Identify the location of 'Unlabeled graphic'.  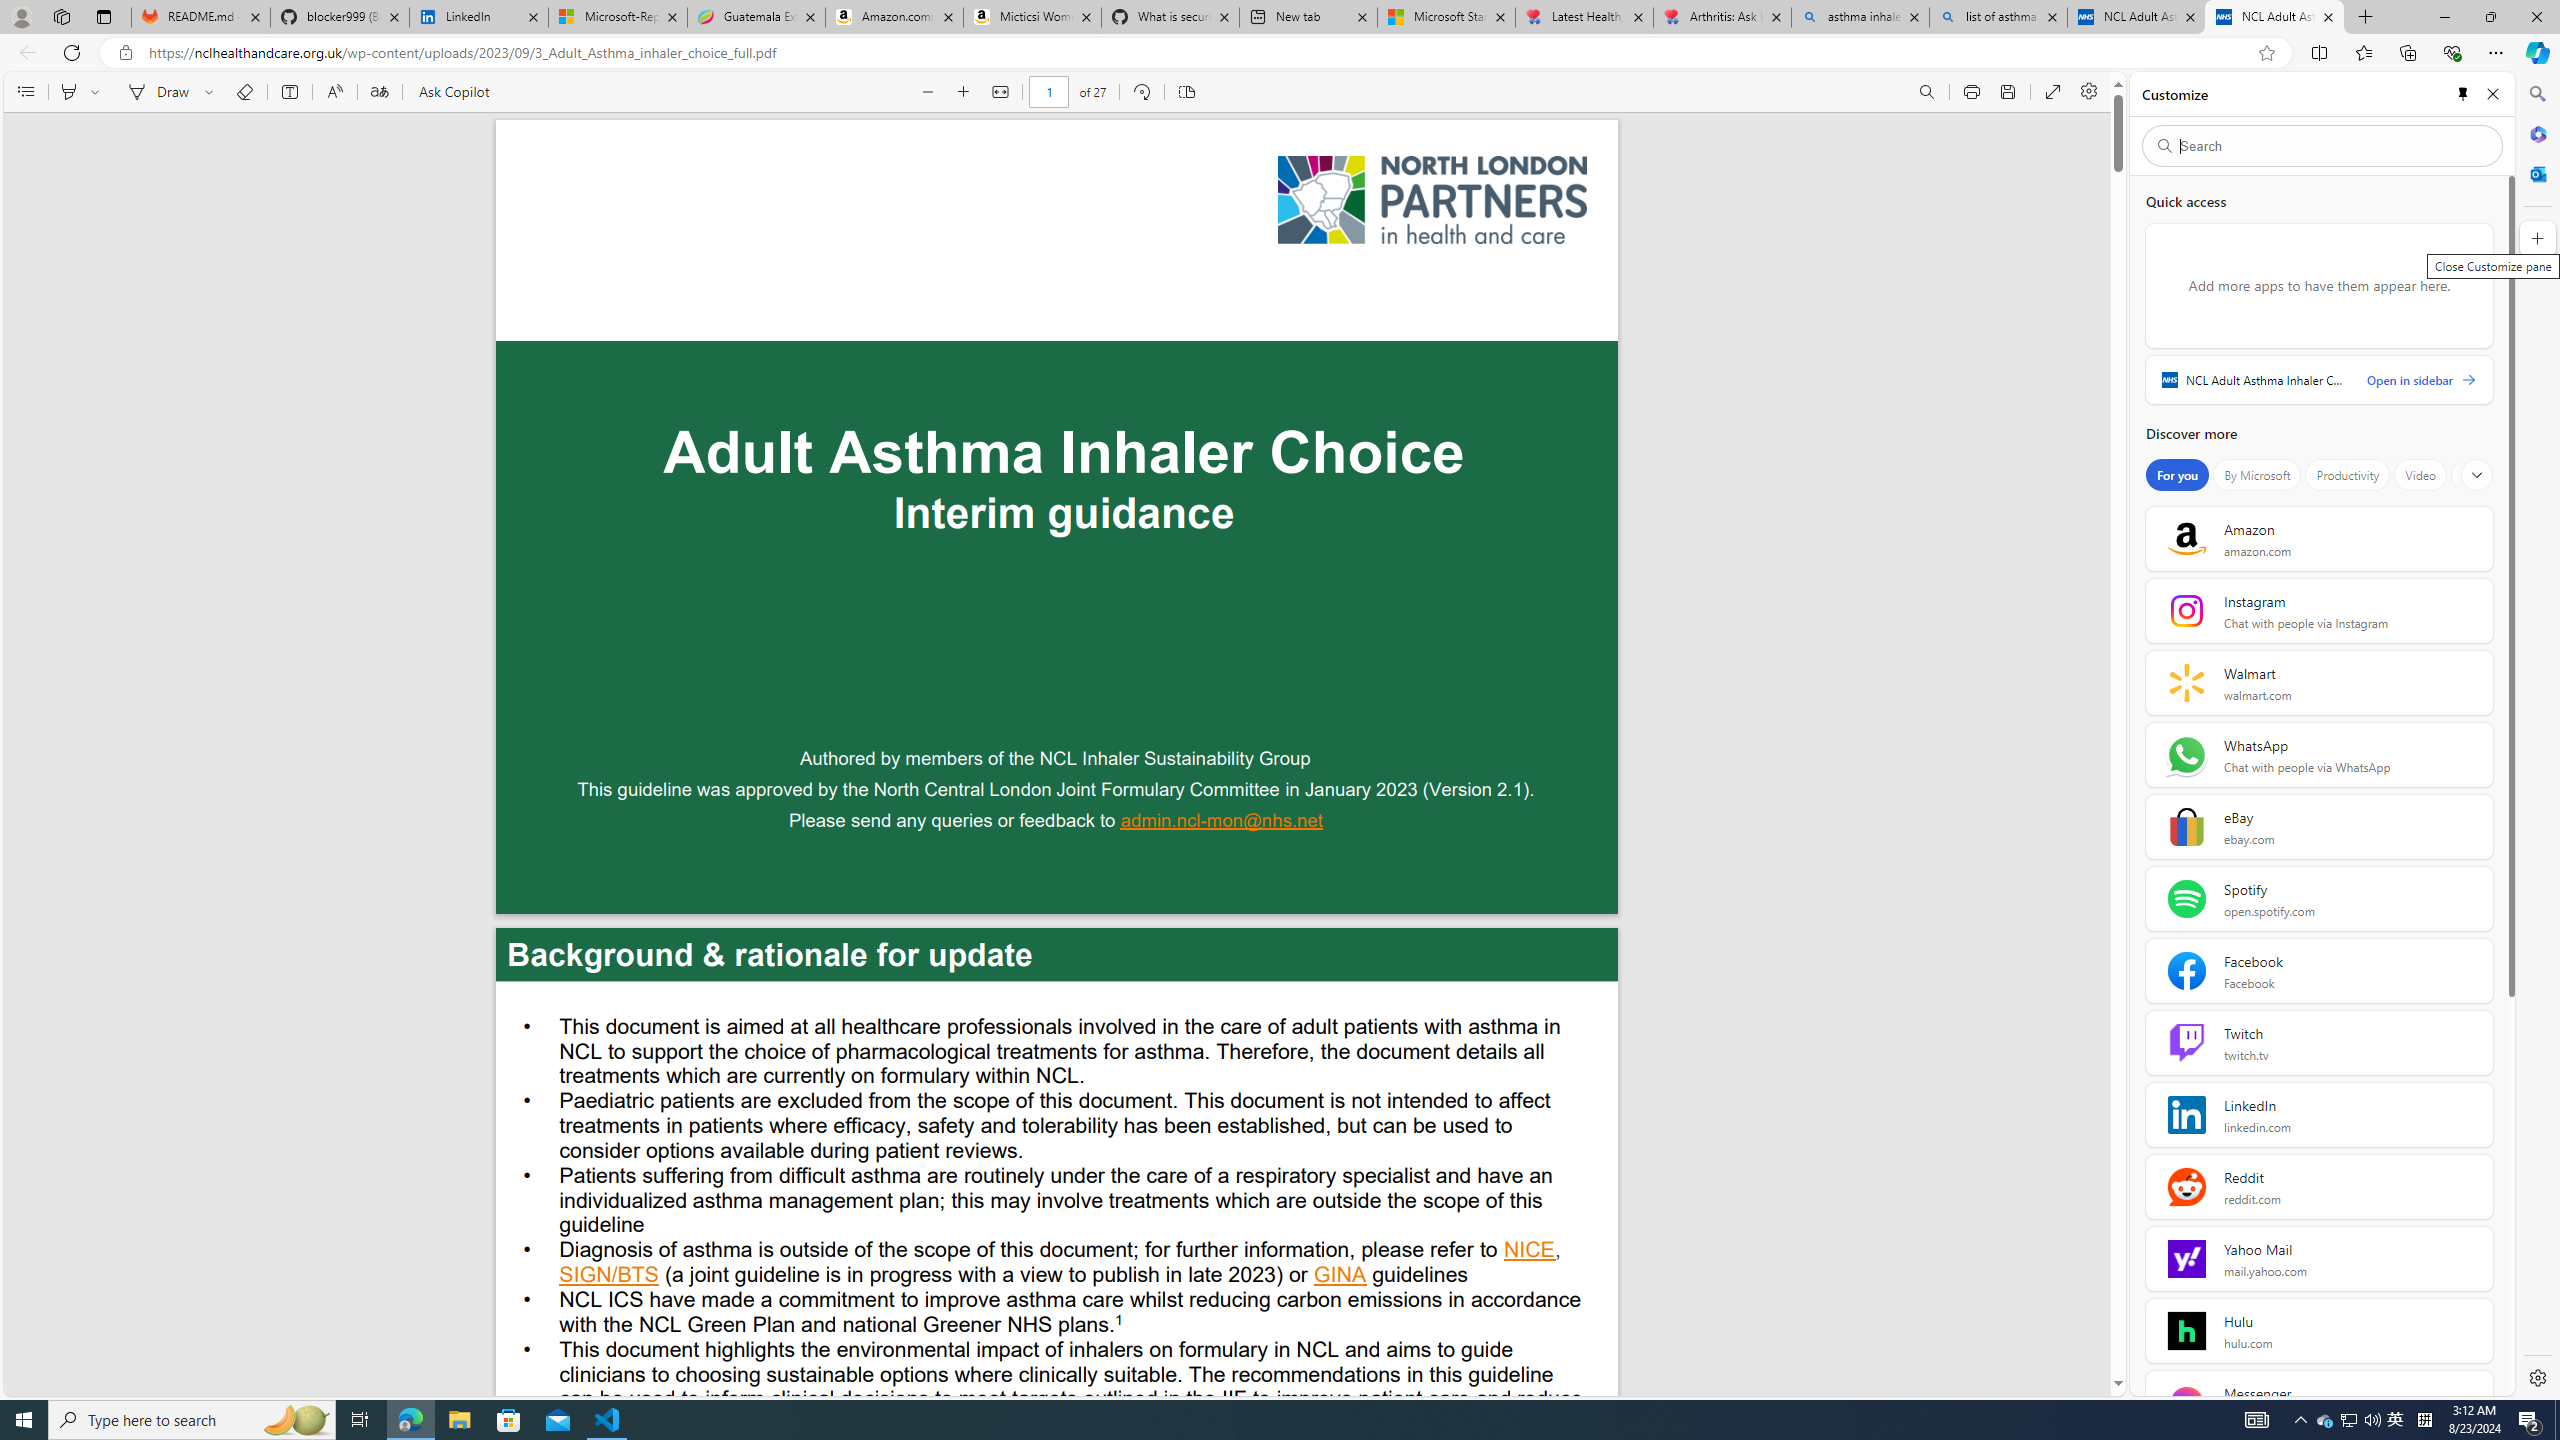
(1431, 199).